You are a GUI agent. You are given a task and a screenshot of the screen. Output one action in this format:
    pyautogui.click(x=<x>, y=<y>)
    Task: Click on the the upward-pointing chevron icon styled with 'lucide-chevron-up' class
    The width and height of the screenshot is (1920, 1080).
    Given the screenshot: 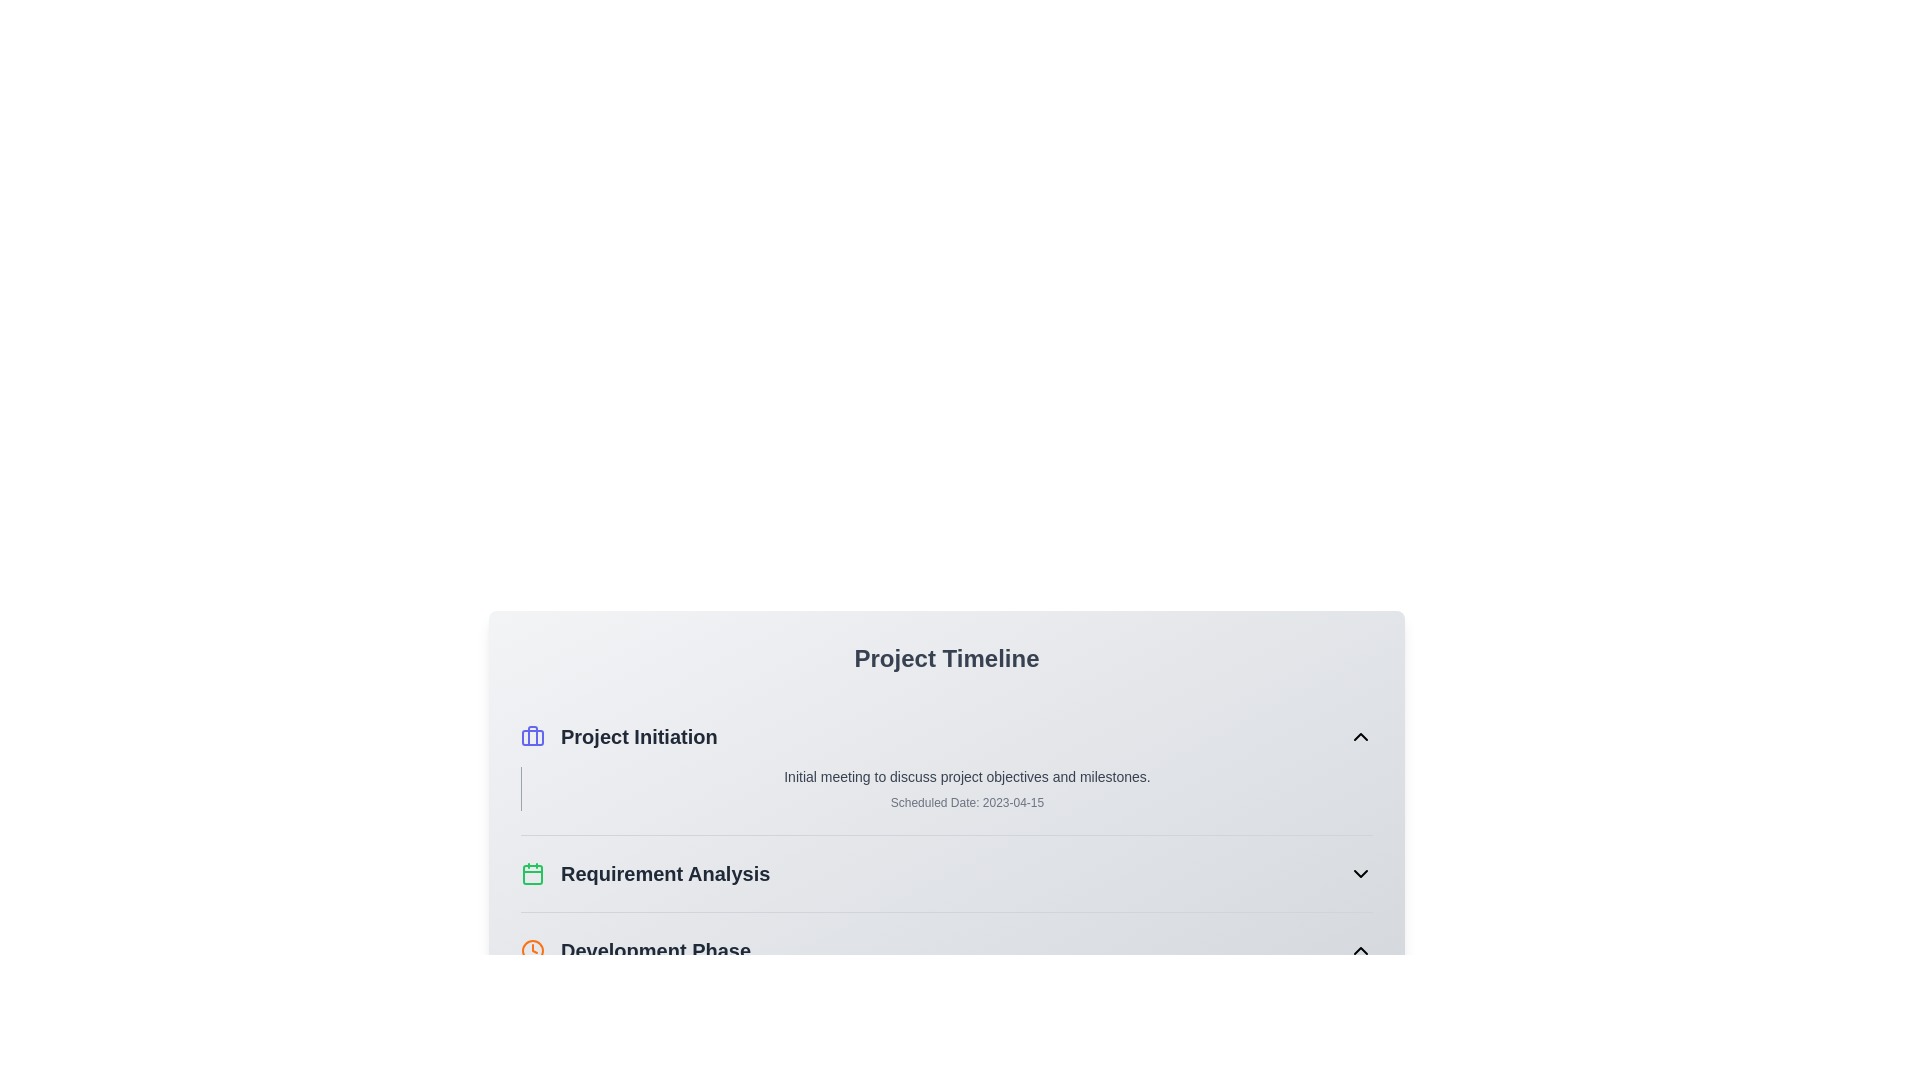 What is the action you would take?
    pyautogui.click(x=1360, y=950)
    